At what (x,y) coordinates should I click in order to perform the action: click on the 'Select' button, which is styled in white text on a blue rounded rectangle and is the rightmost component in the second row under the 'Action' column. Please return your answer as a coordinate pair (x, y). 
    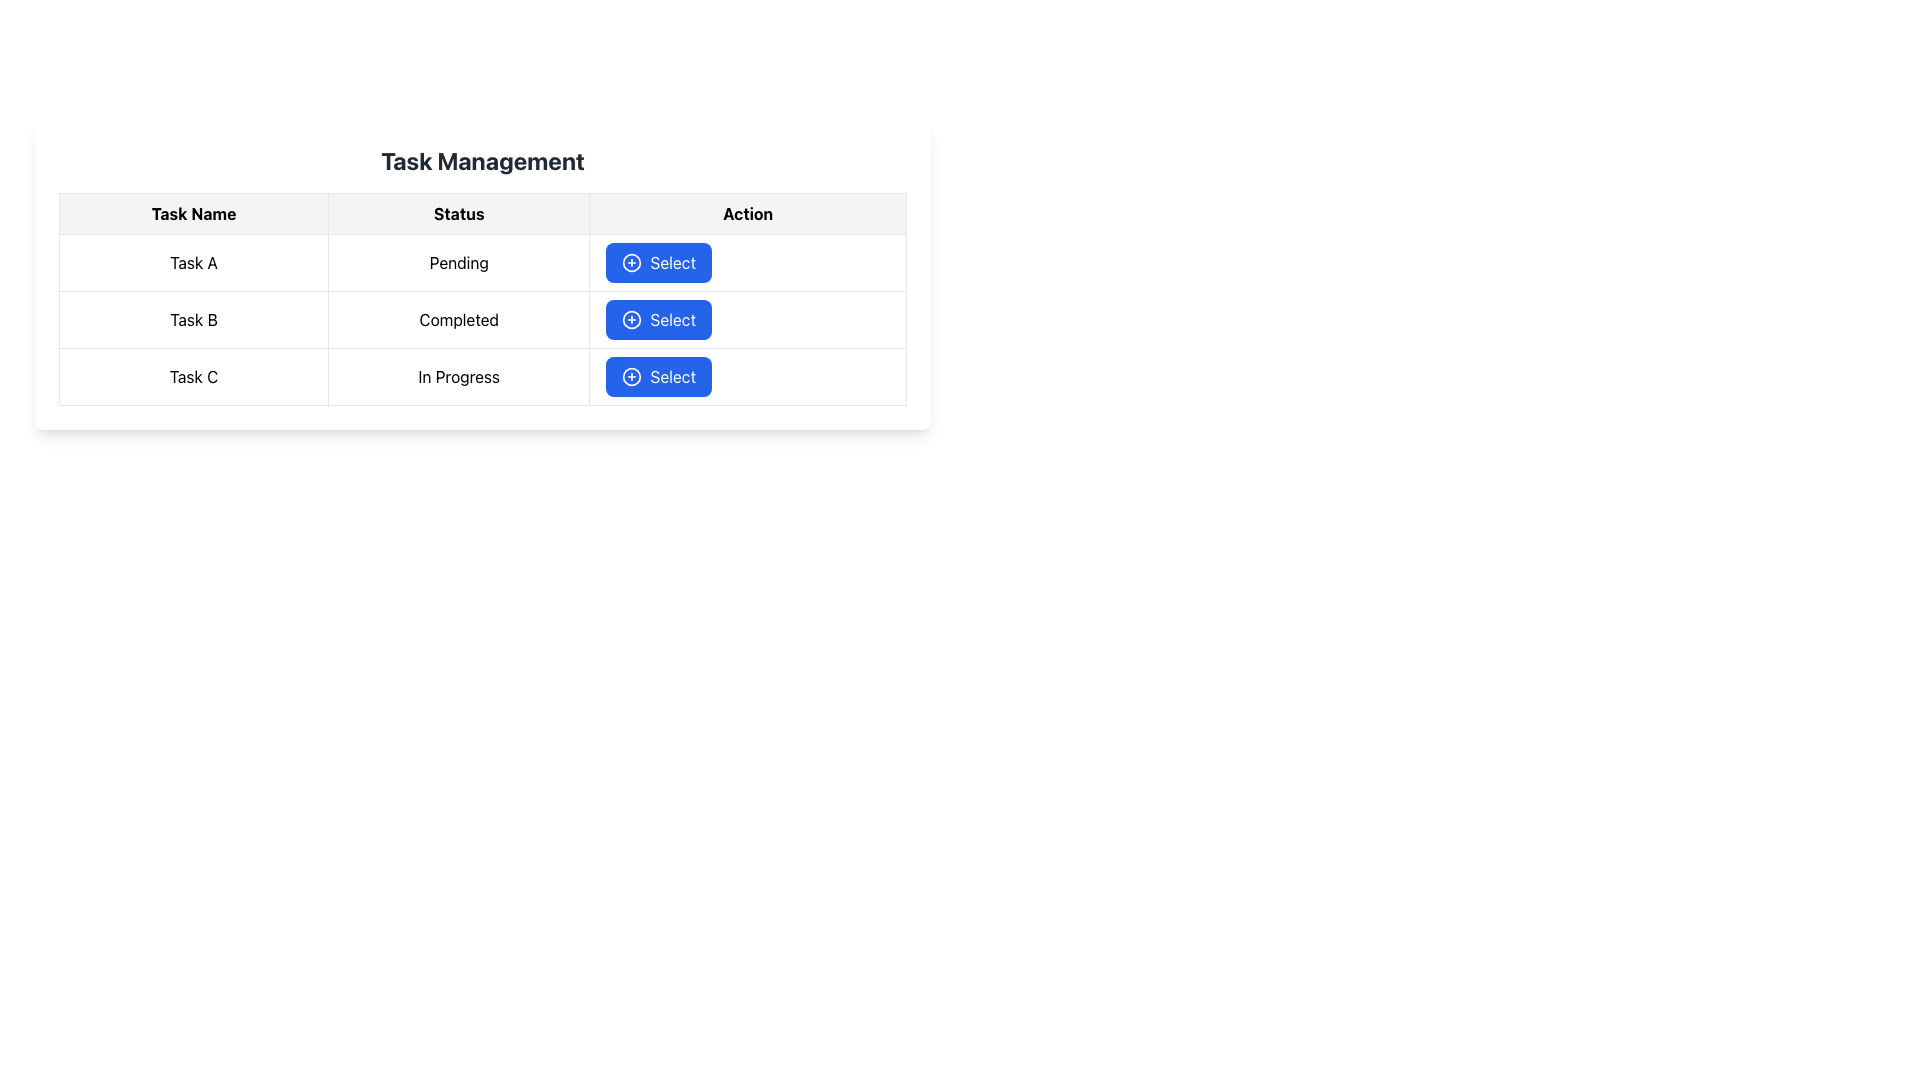
    Looking at the image, I should click on (673, 319).